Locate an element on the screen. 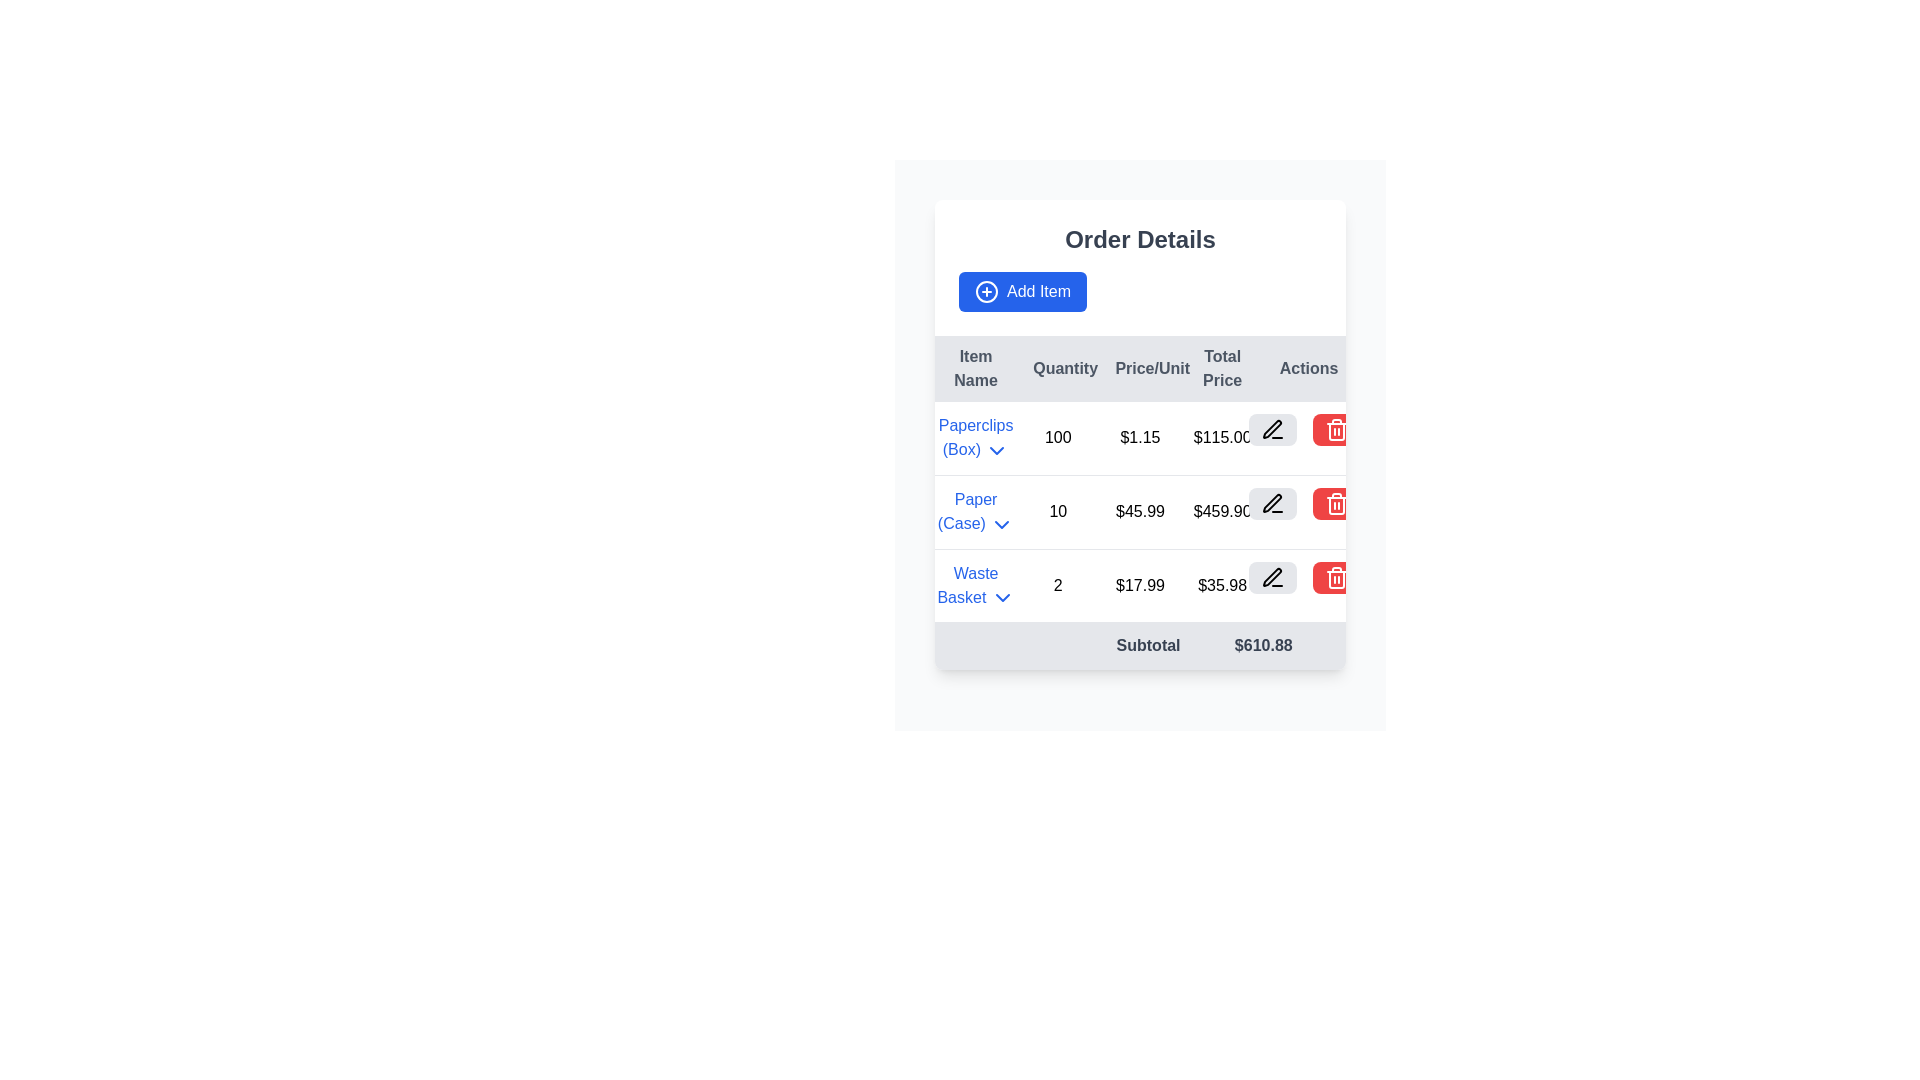 Image resolution: width=1920 pixels, height=1080 pixels. the 'edit' icon button located in the 'Actions' column of the table, which allows users to edit the corresponding row's details is located at coordinates (1271, 577).